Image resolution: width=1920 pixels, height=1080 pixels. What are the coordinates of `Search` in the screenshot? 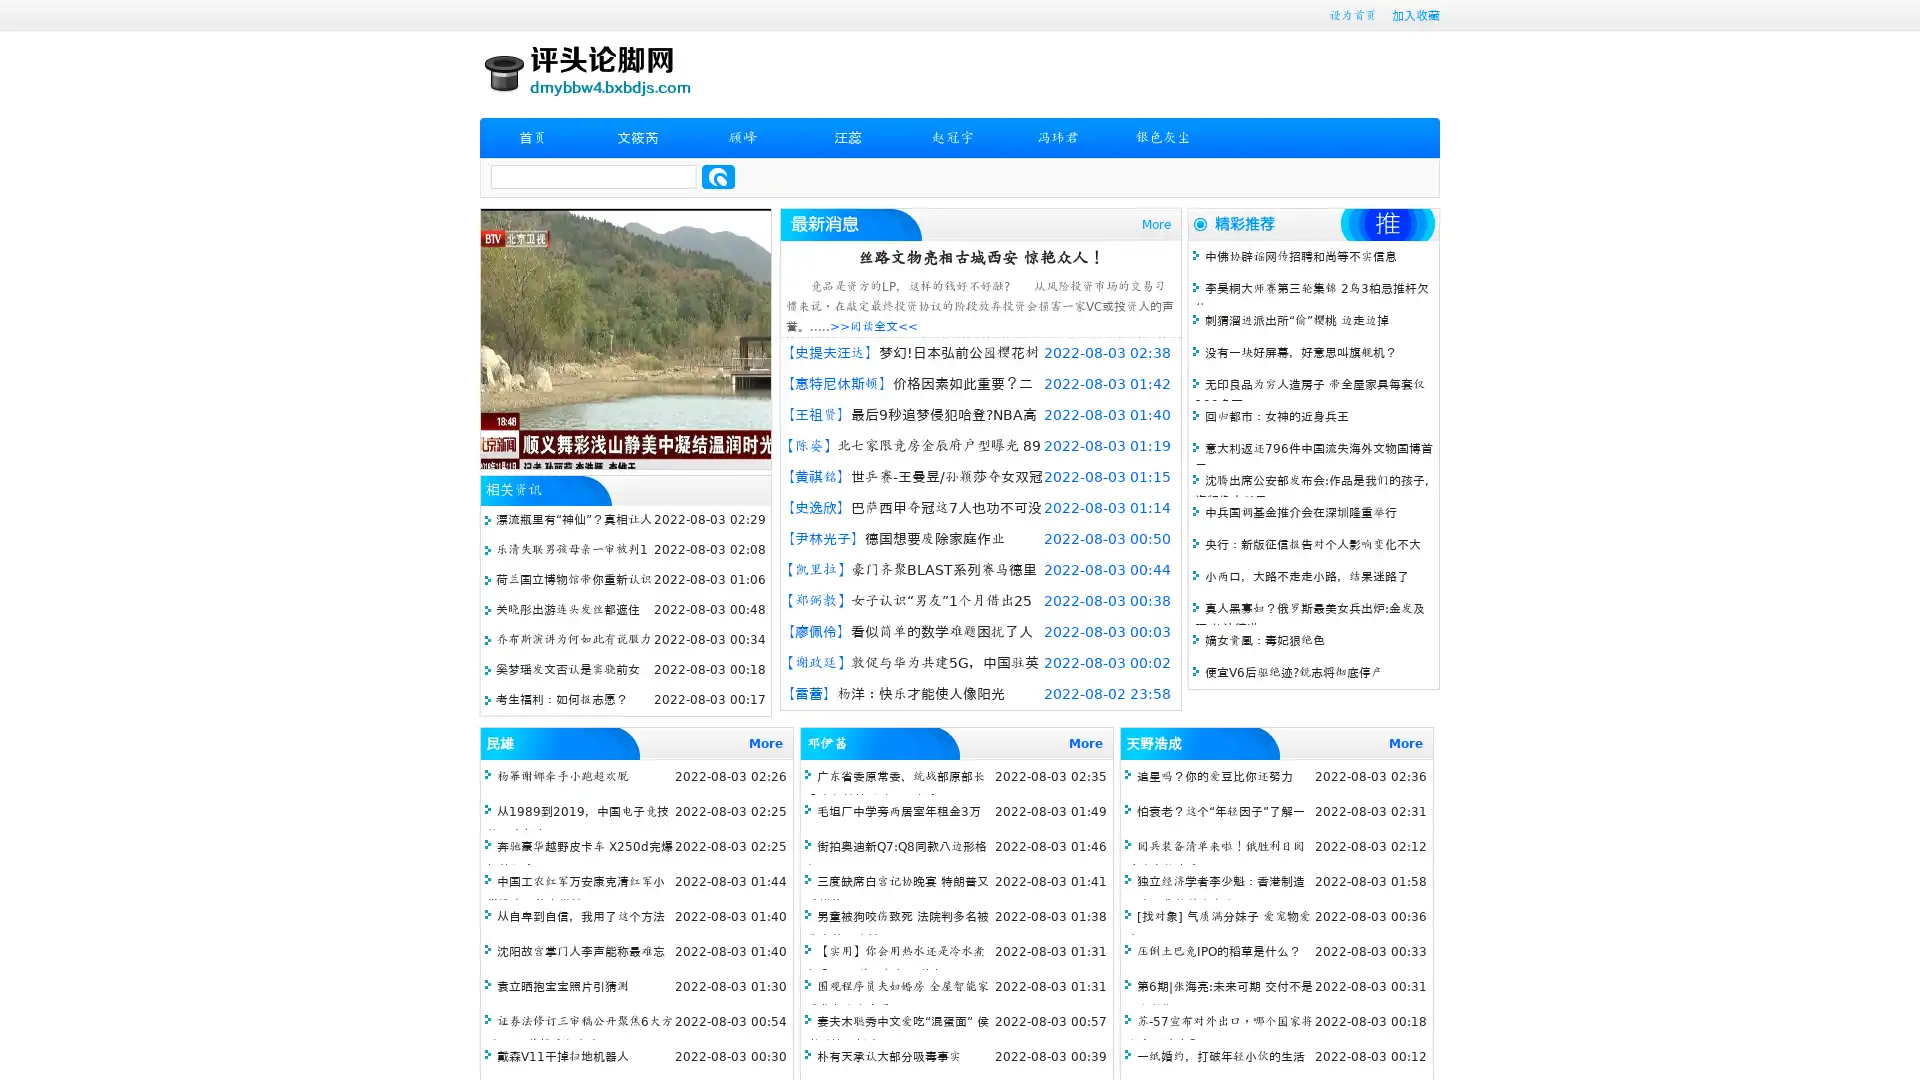 It's located at (718, 176).